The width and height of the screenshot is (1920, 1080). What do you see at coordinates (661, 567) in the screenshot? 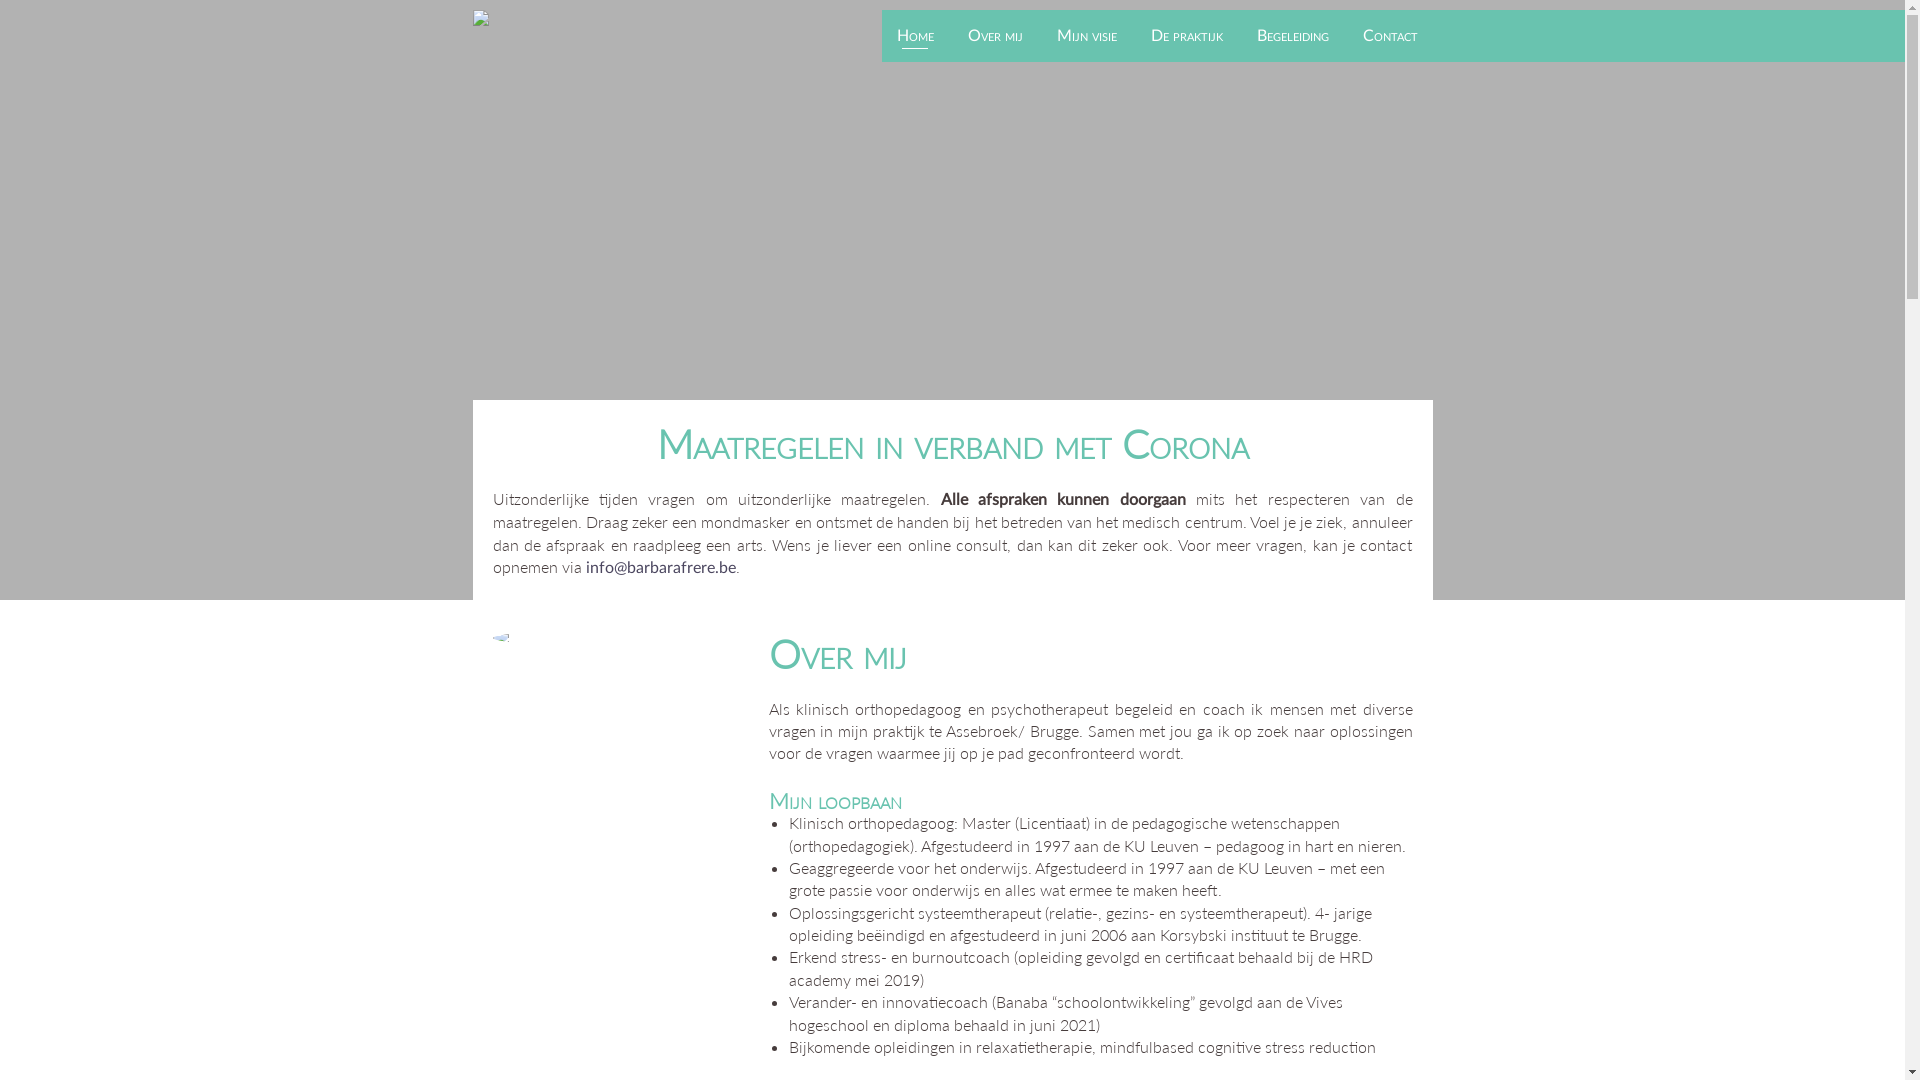
I see `'info@barbarafrere.be'` at bounding box center [661, 567].